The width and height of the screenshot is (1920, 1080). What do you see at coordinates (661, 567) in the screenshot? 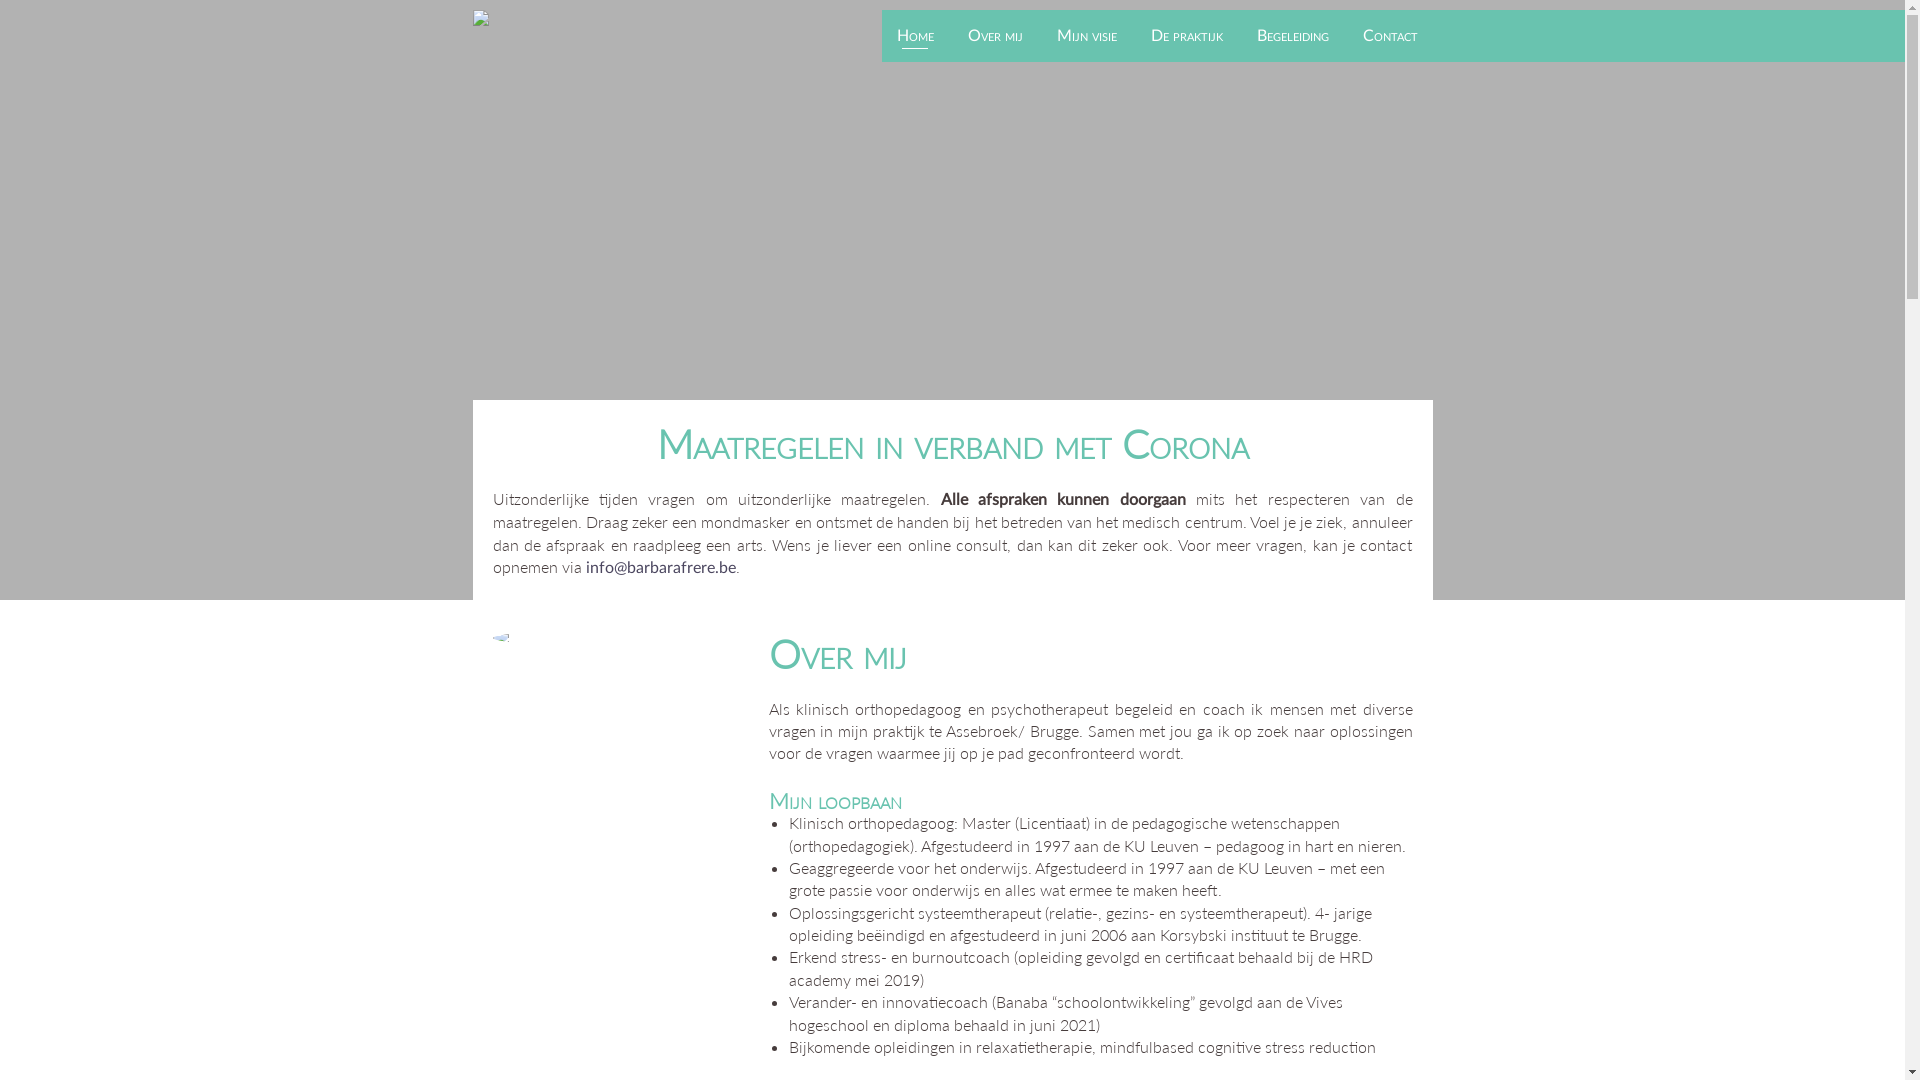
I see `'info@barbarafrere.be'` at bounding box center [661, 567].